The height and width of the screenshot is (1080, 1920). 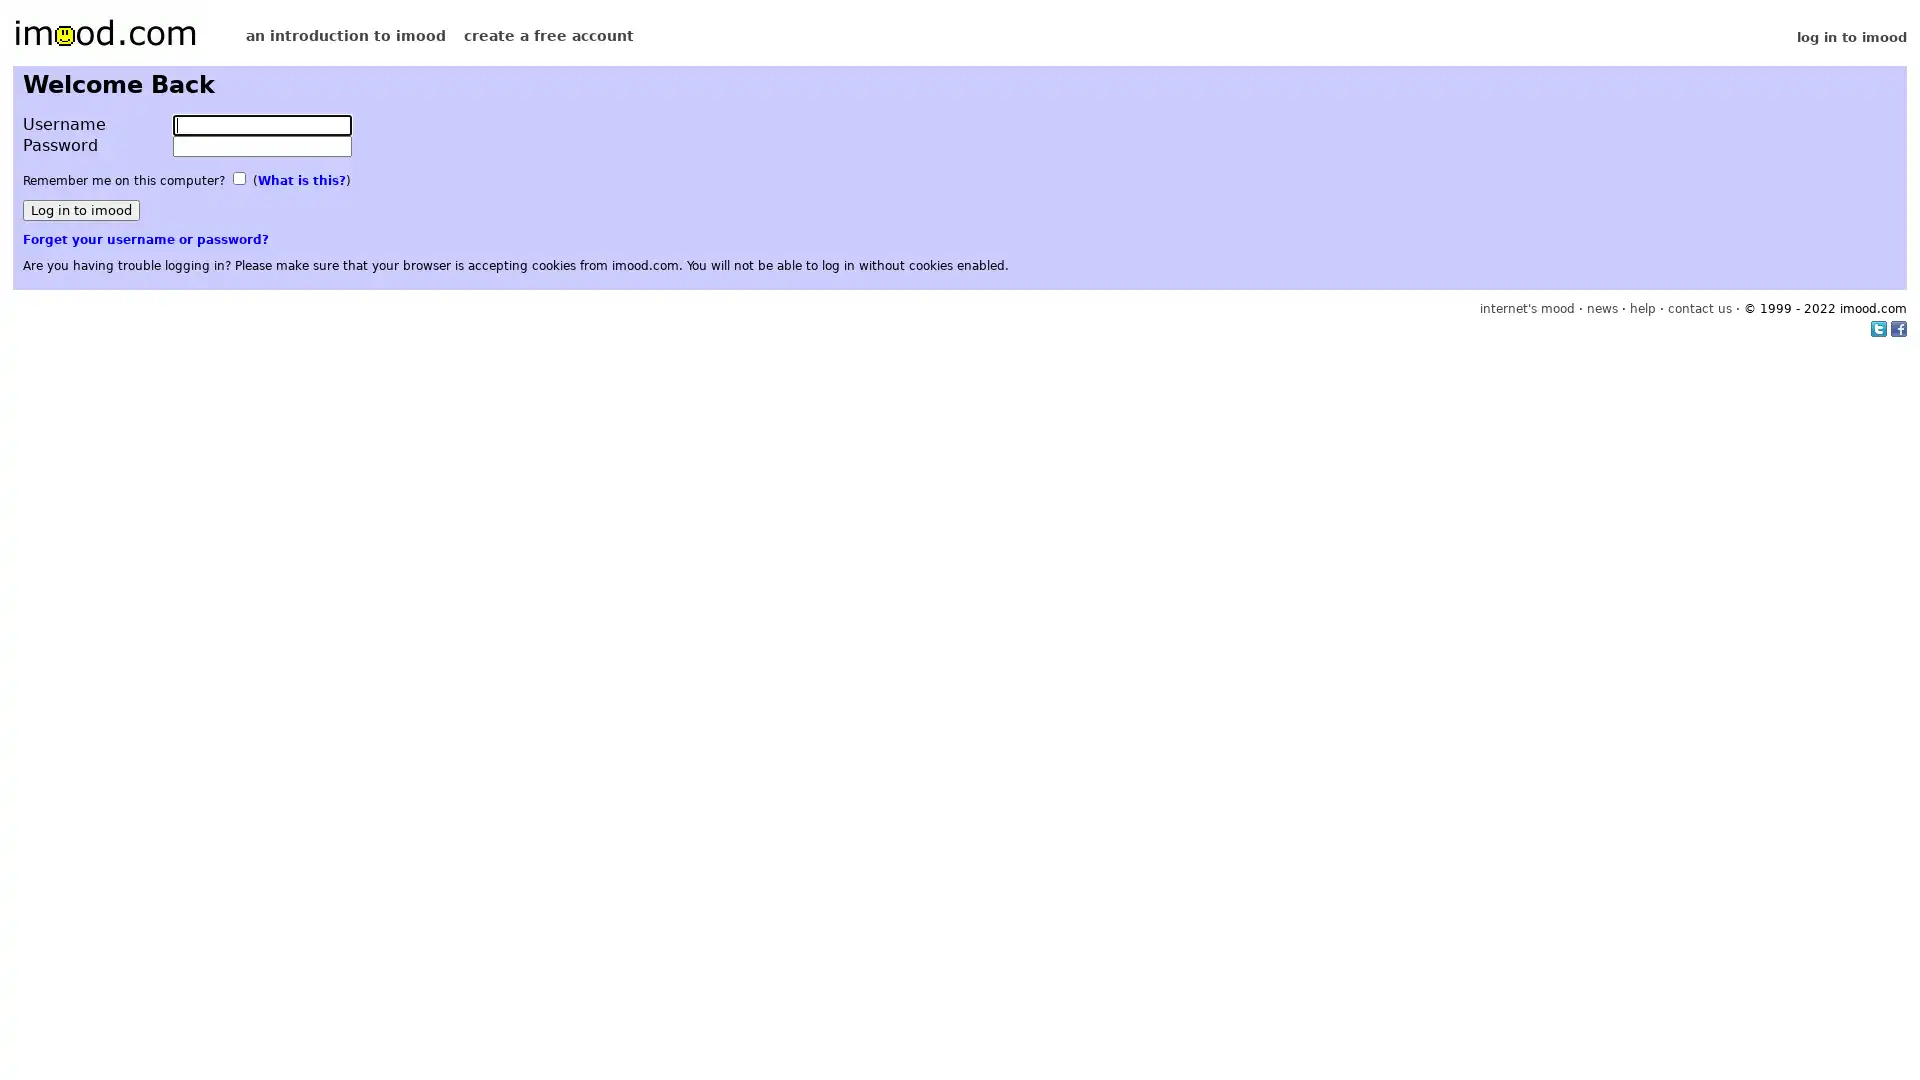 What do you see at coordinates (80, 210) in the screenshot?
I see `Log in to imood` at bounding box center [80, 210].